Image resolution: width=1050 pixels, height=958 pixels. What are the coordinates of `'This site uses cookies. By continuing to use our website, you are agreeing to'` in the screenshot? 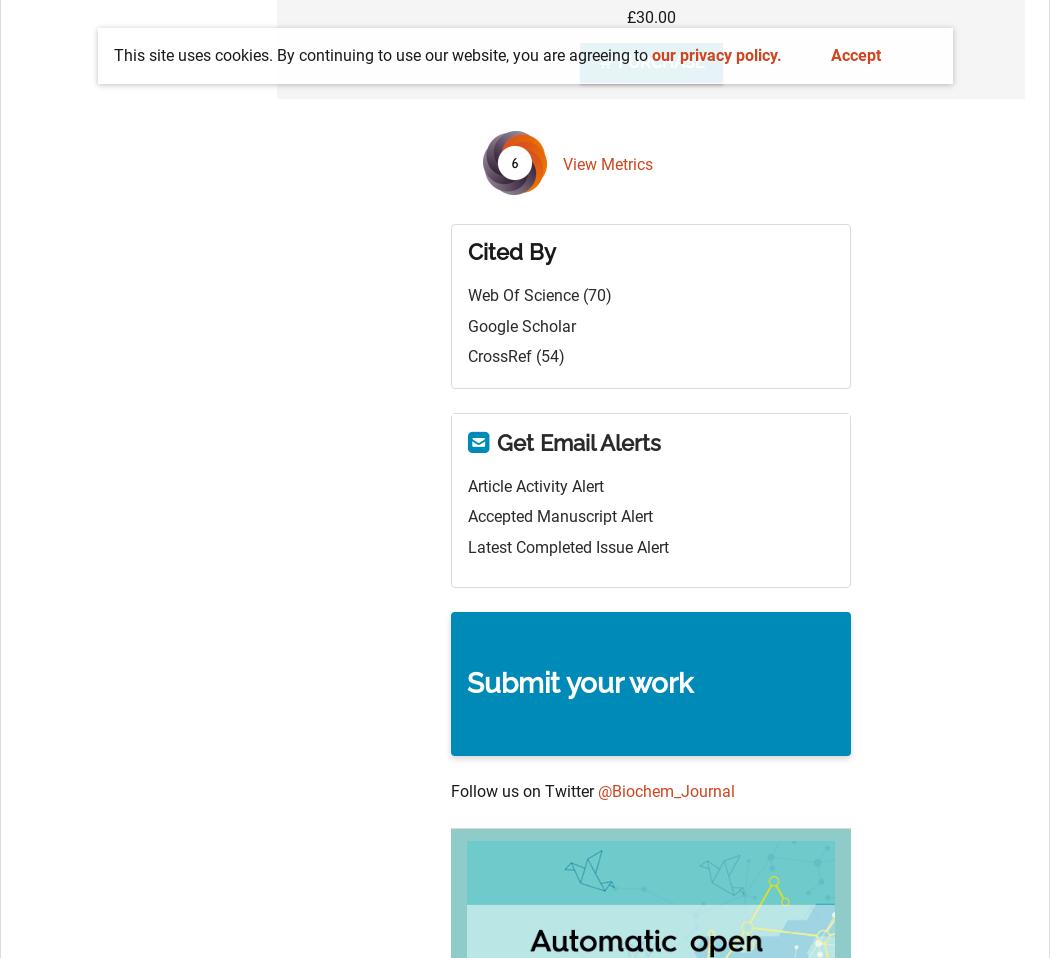 It's located at (381, 54).